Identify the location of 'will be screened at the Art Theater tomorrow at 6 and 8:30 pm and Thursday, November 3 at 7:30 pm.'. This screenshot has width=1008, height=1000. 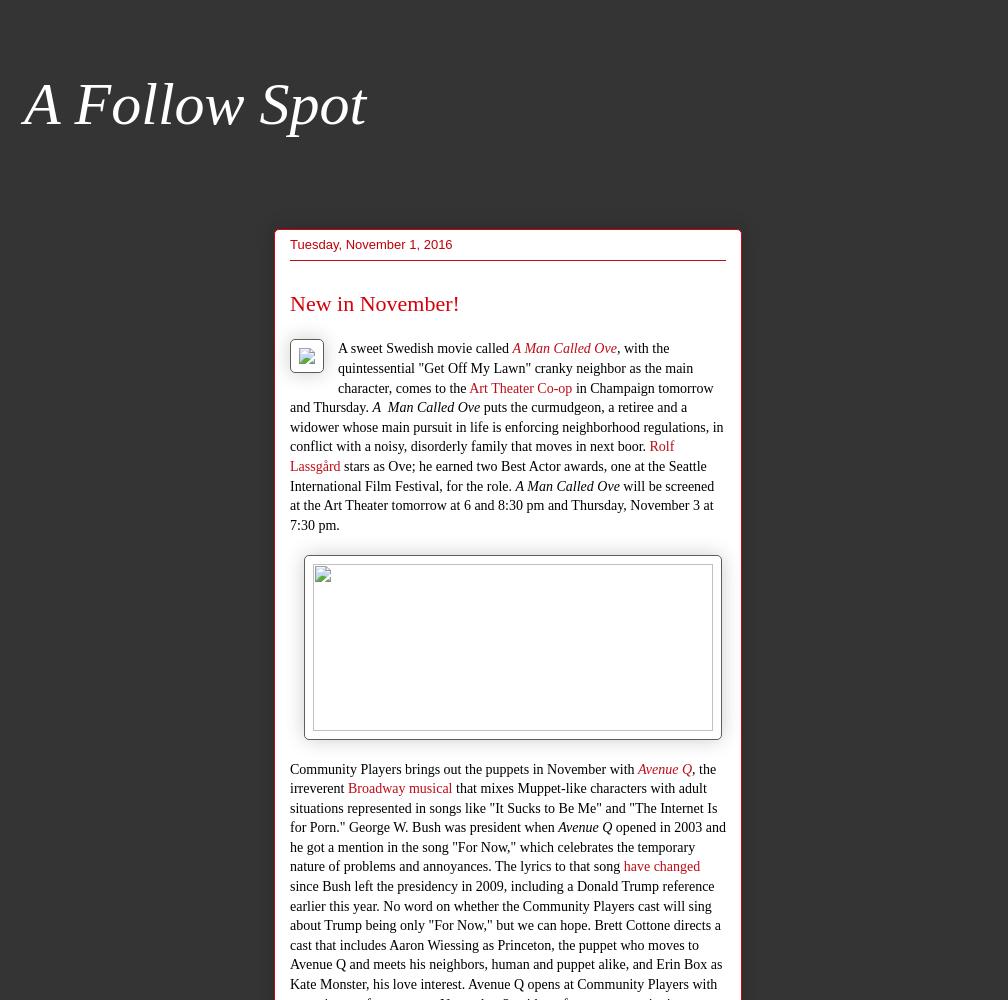
(501, 505).